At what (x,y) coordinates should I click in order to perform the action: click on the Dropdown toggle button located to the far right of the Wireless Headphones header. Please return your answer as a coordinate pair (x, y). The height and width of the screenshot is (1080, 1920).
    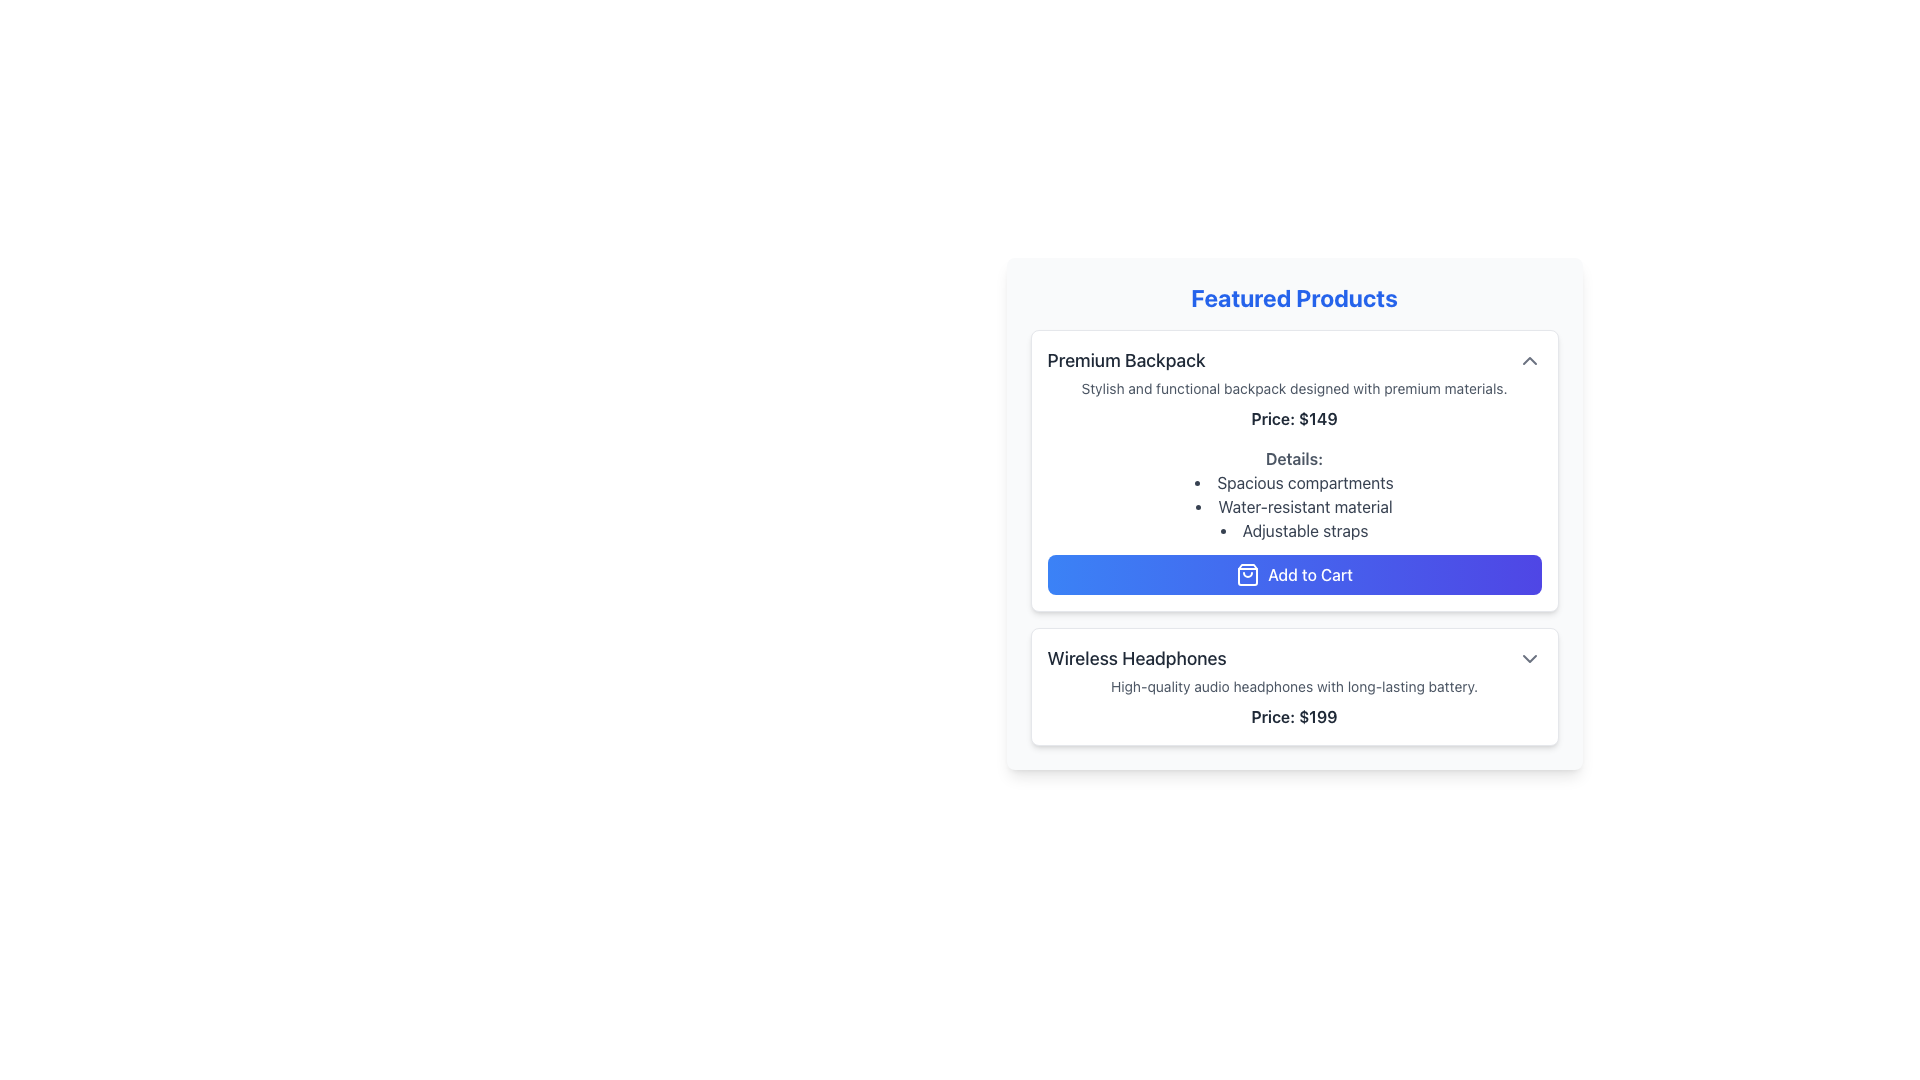
    Looking at the image, I should click on (1528, 659).